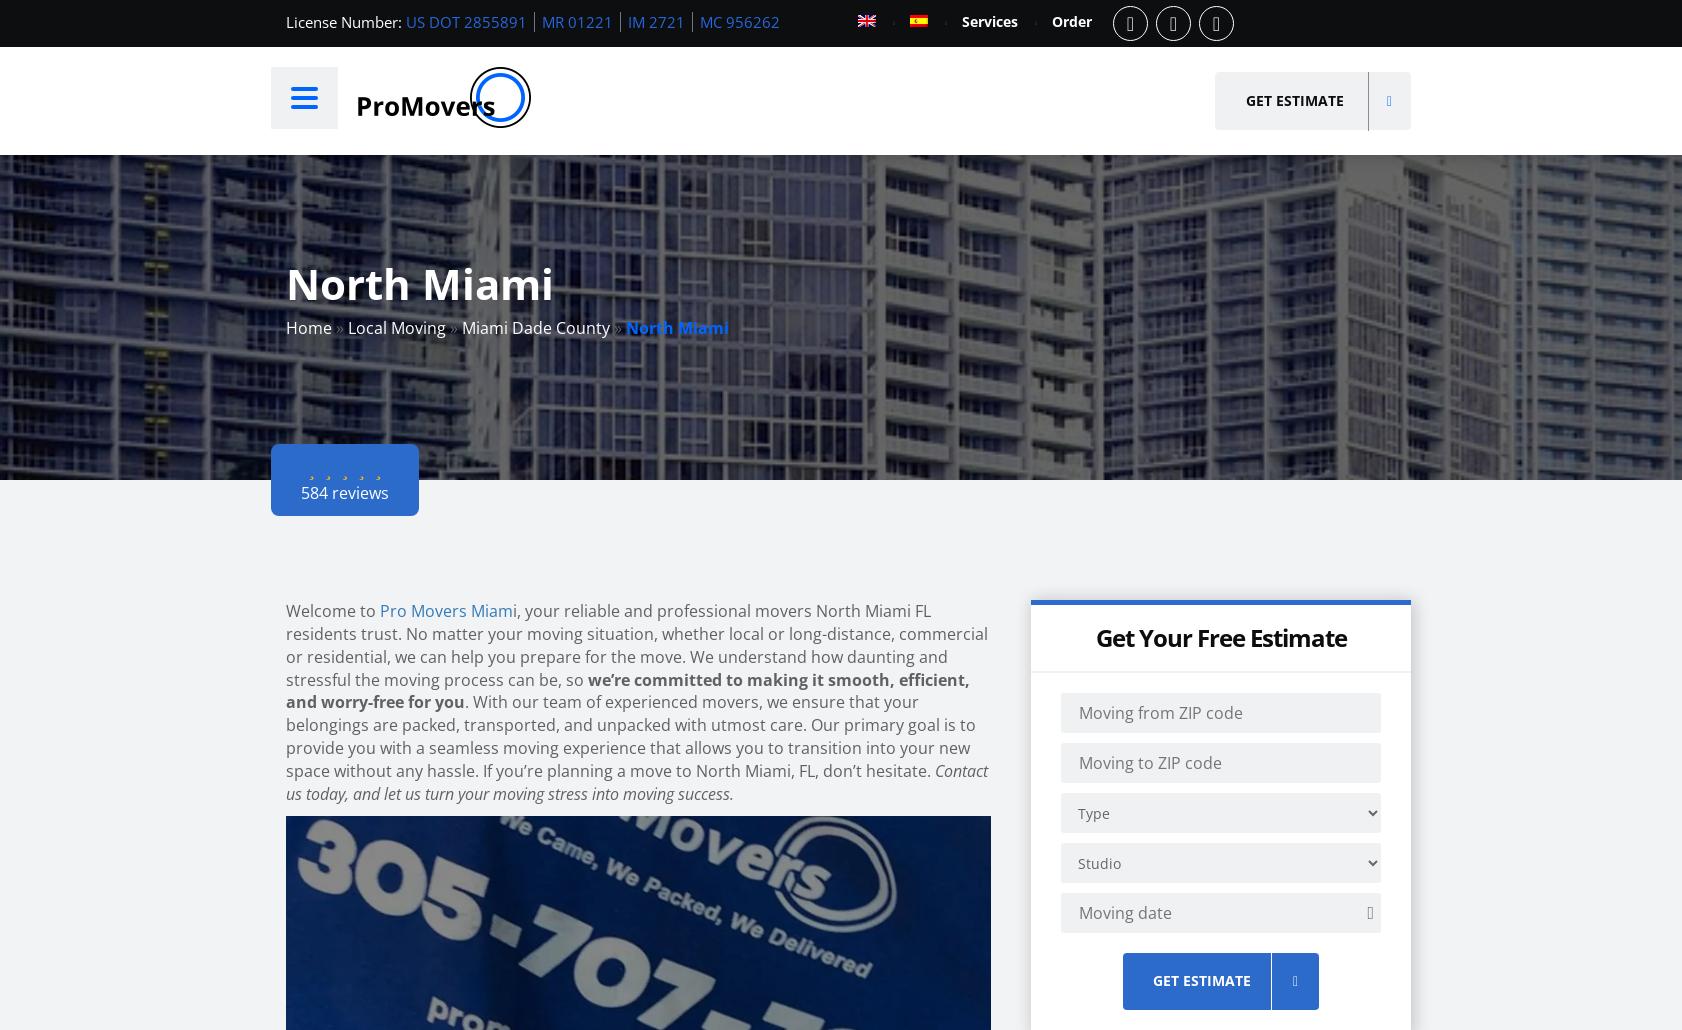  I want to click on 'i, your reliable and professional movers North Miami FL residents trust. No matter your moving situation, whether local or long-distance, commercial or residential, we can help you prepare for the move. We understand how daunting and stressful the moving process can be, so', so click(636, 643).